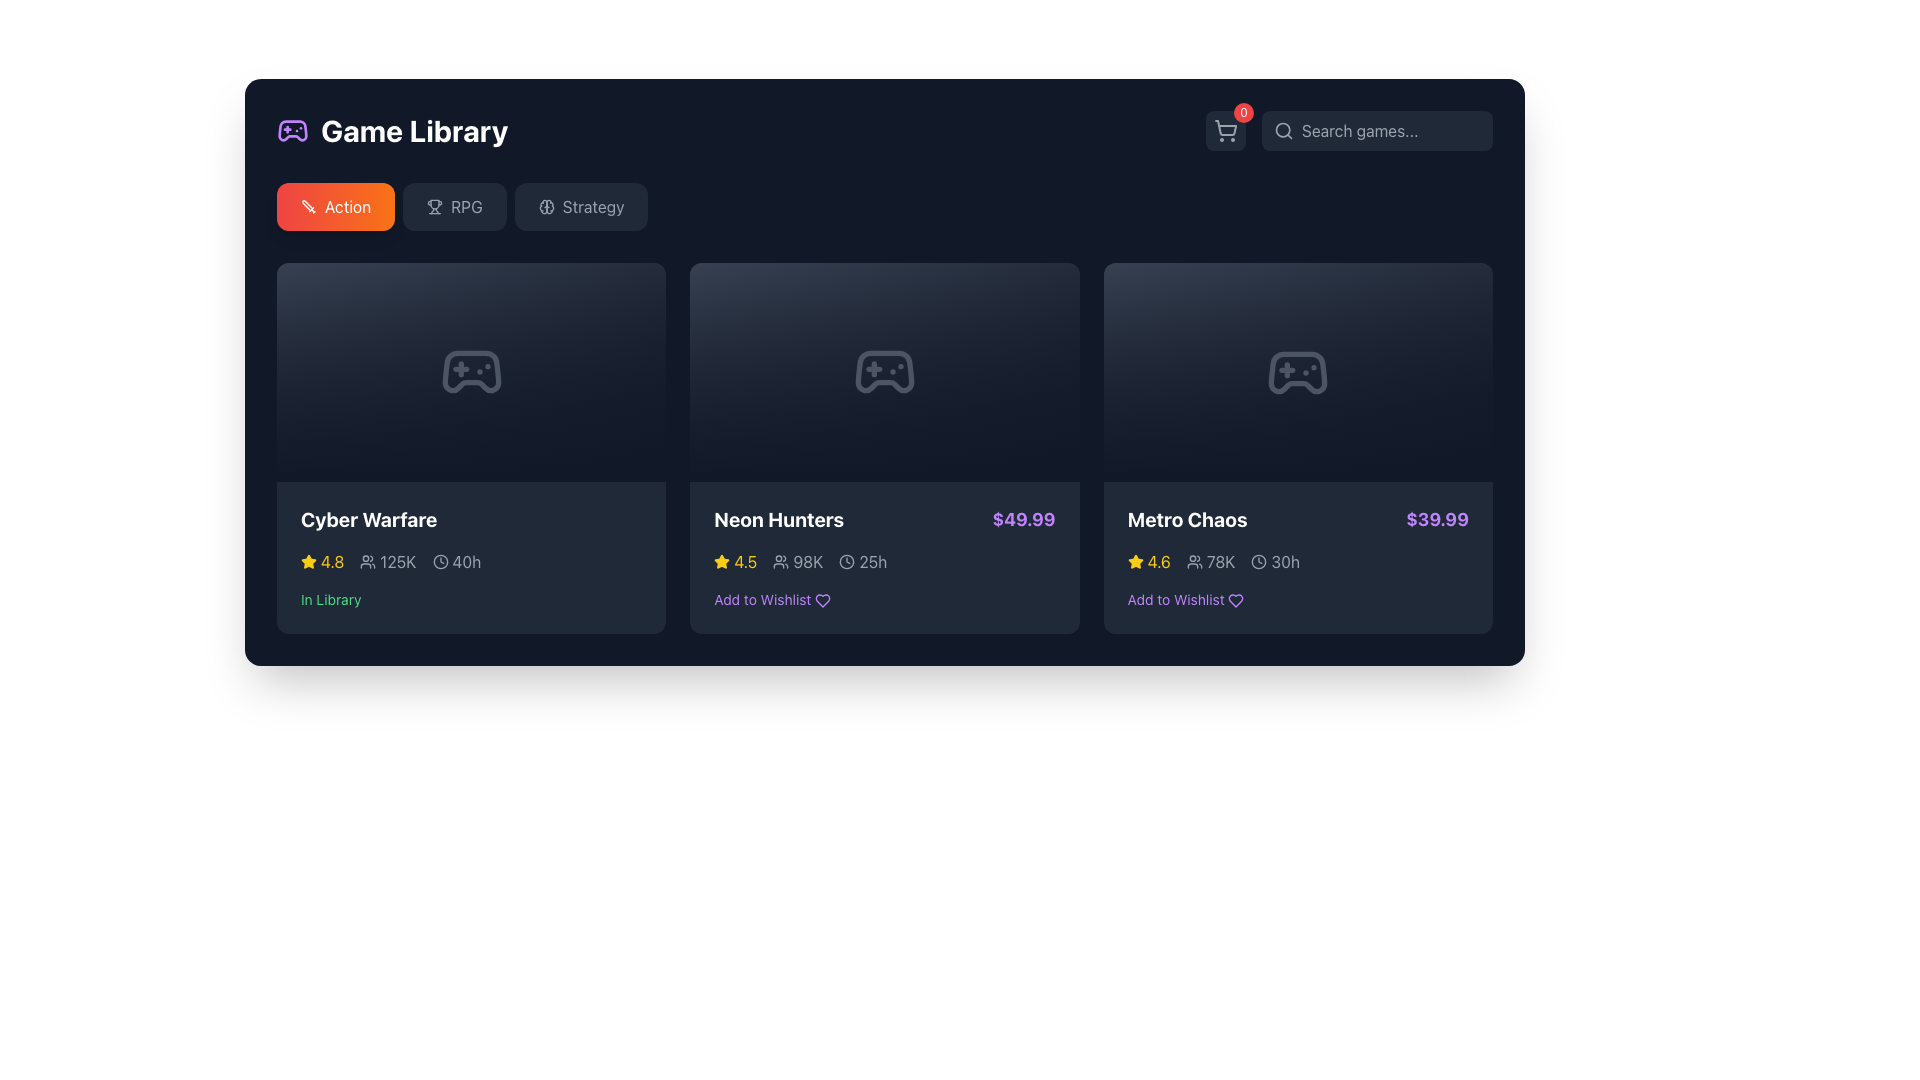 This screenshot has width=1920, height=1080. Describe the element at coordinates (1235, 600) in the screenshot. I see `the small heart-shaped icon with a purple color scheme located within the 'Metro Chaos' card` at that location.